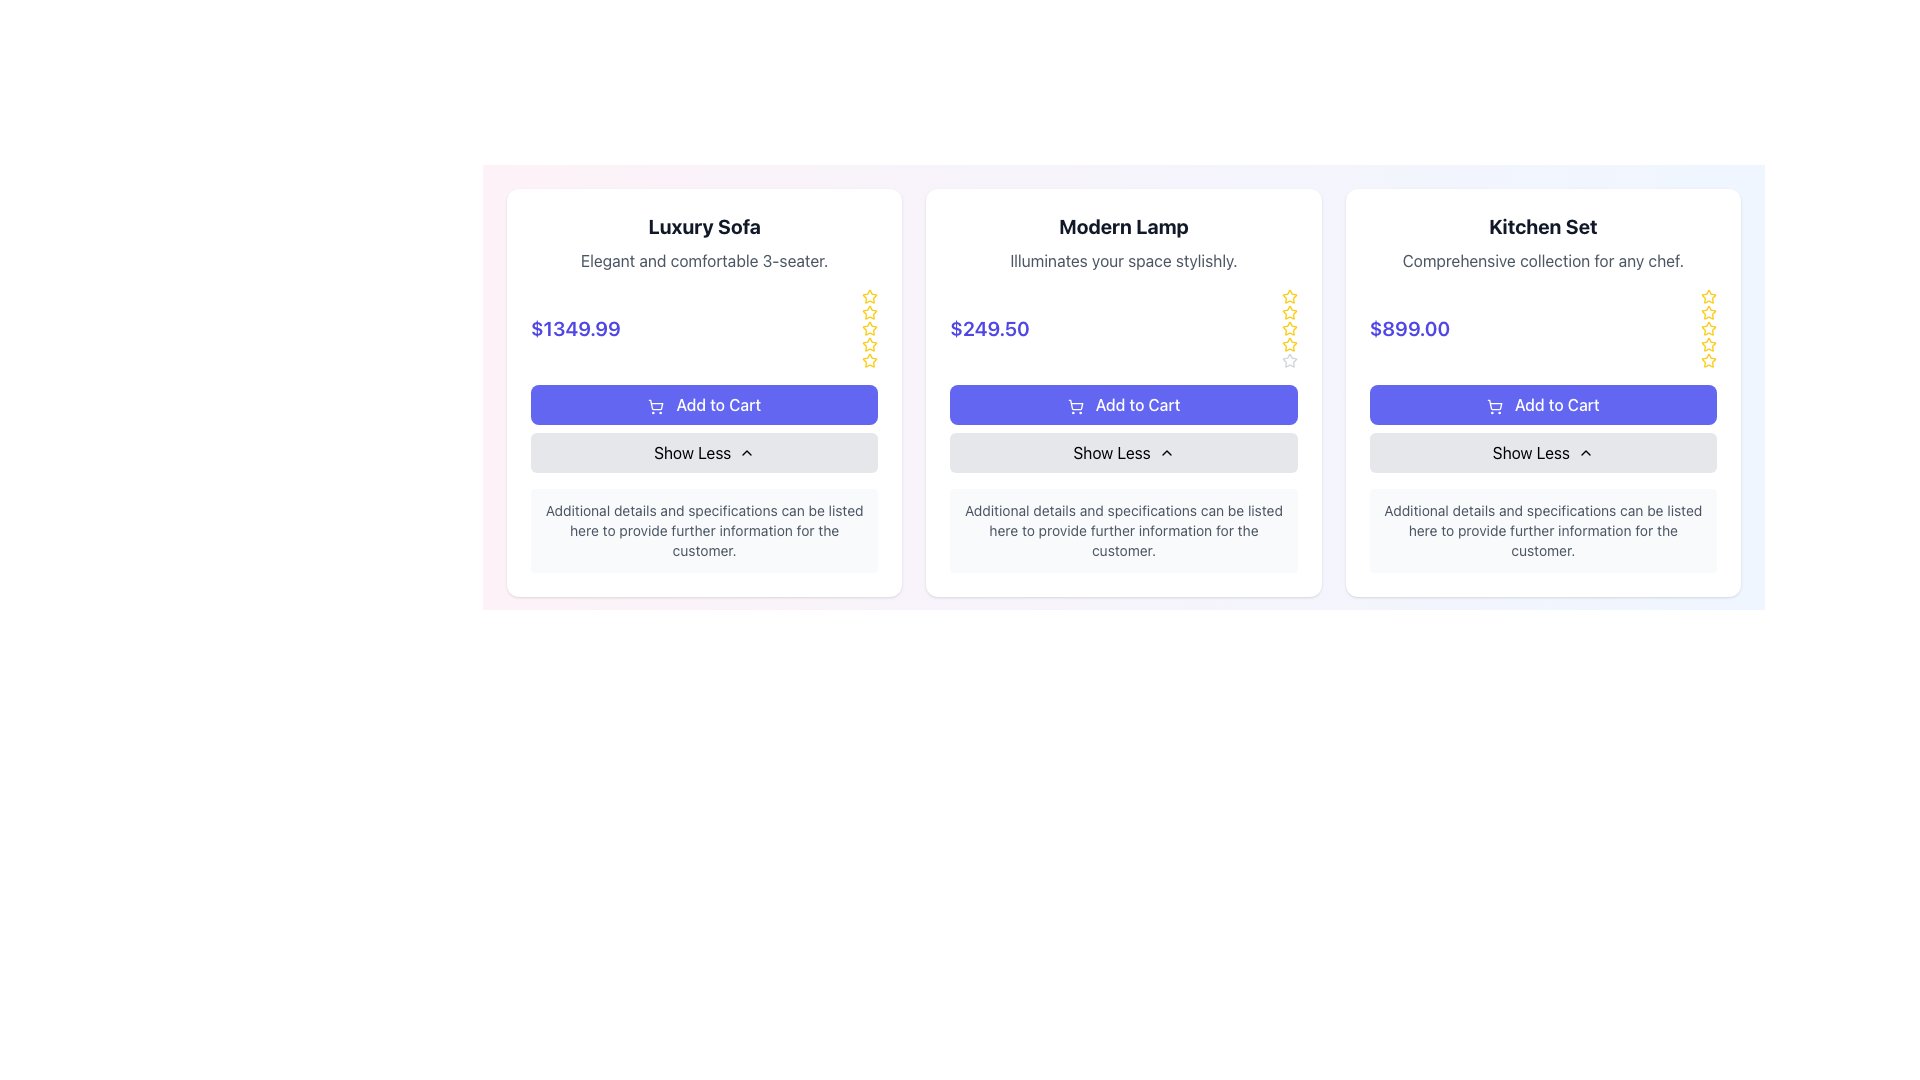 The image size is (1920, 1080). I want to click on the 'Add to Cart' button with an indigo background and white text located below the price '$249.50' in the 'Modern Lamp' card, so click(1123, 405).